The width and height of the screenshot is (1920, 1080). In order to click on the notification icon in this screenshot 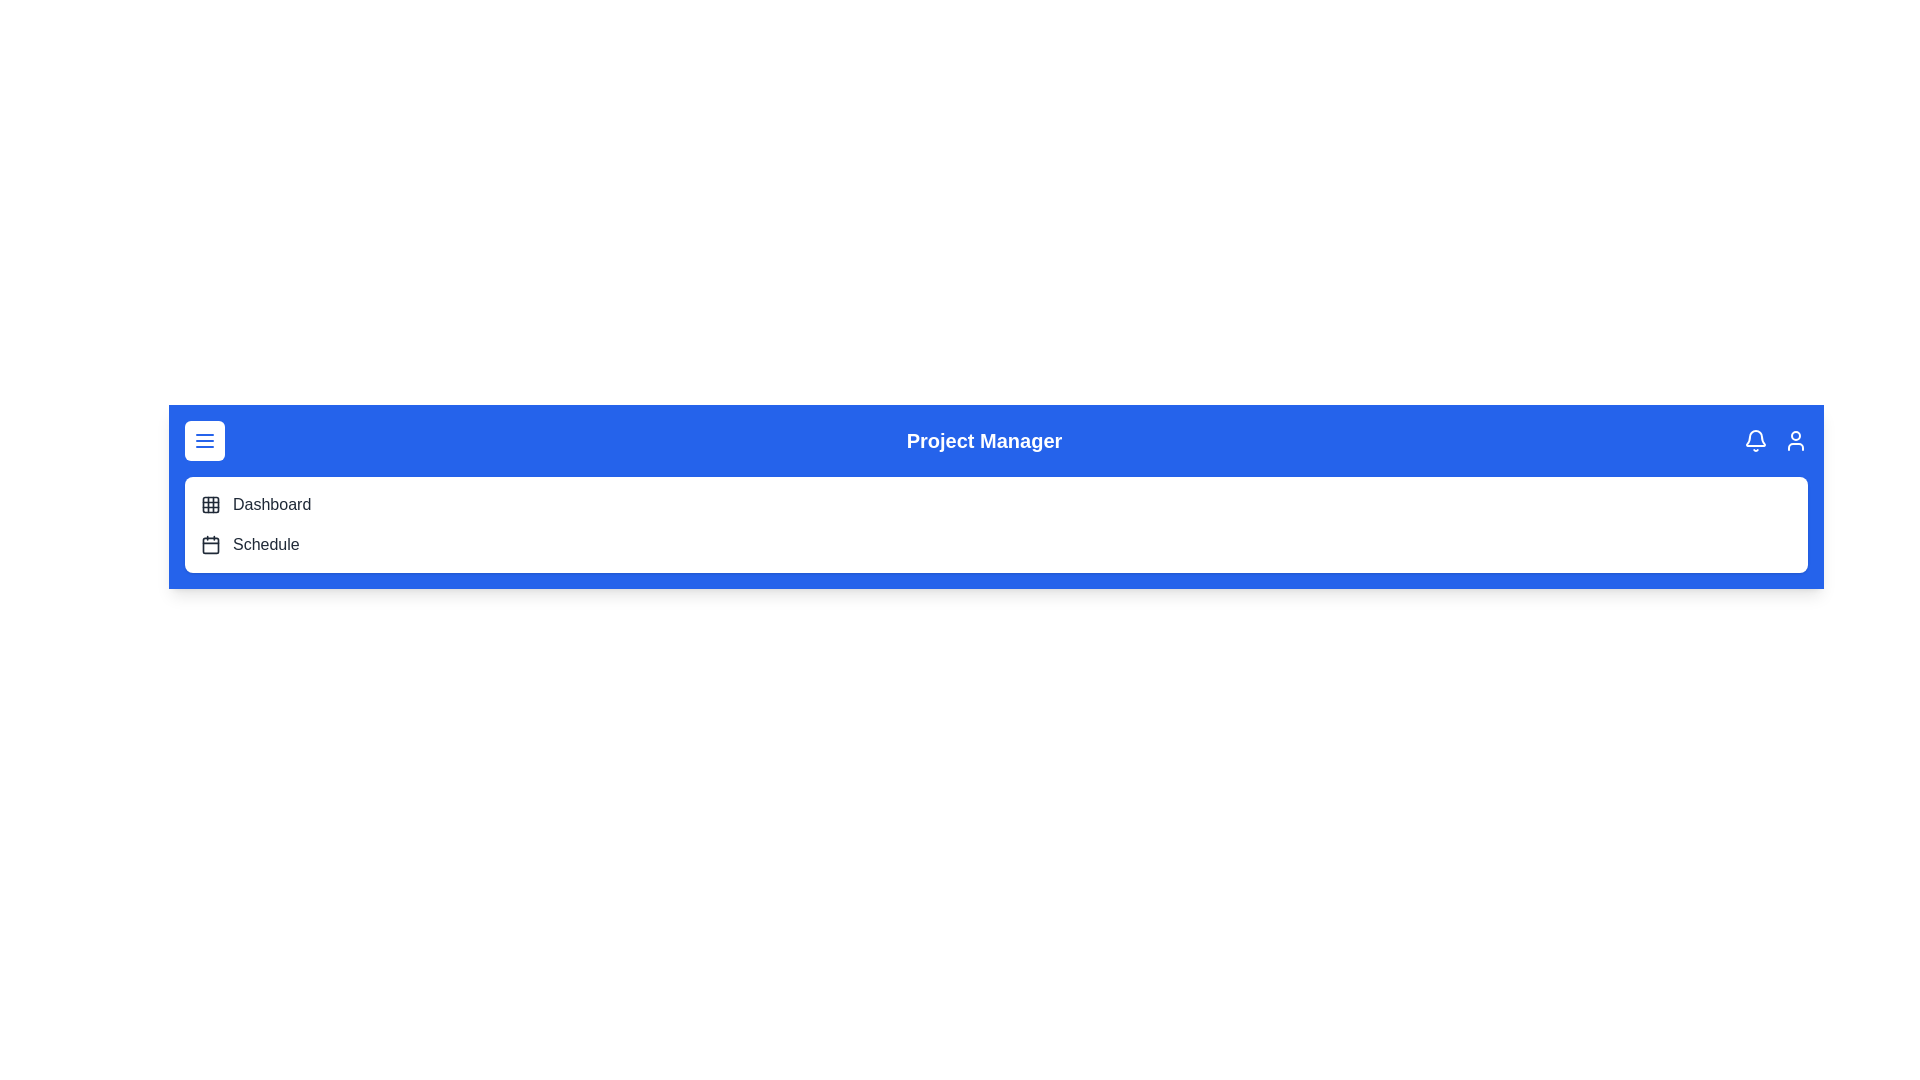, I will do `click(1755, 439)`.